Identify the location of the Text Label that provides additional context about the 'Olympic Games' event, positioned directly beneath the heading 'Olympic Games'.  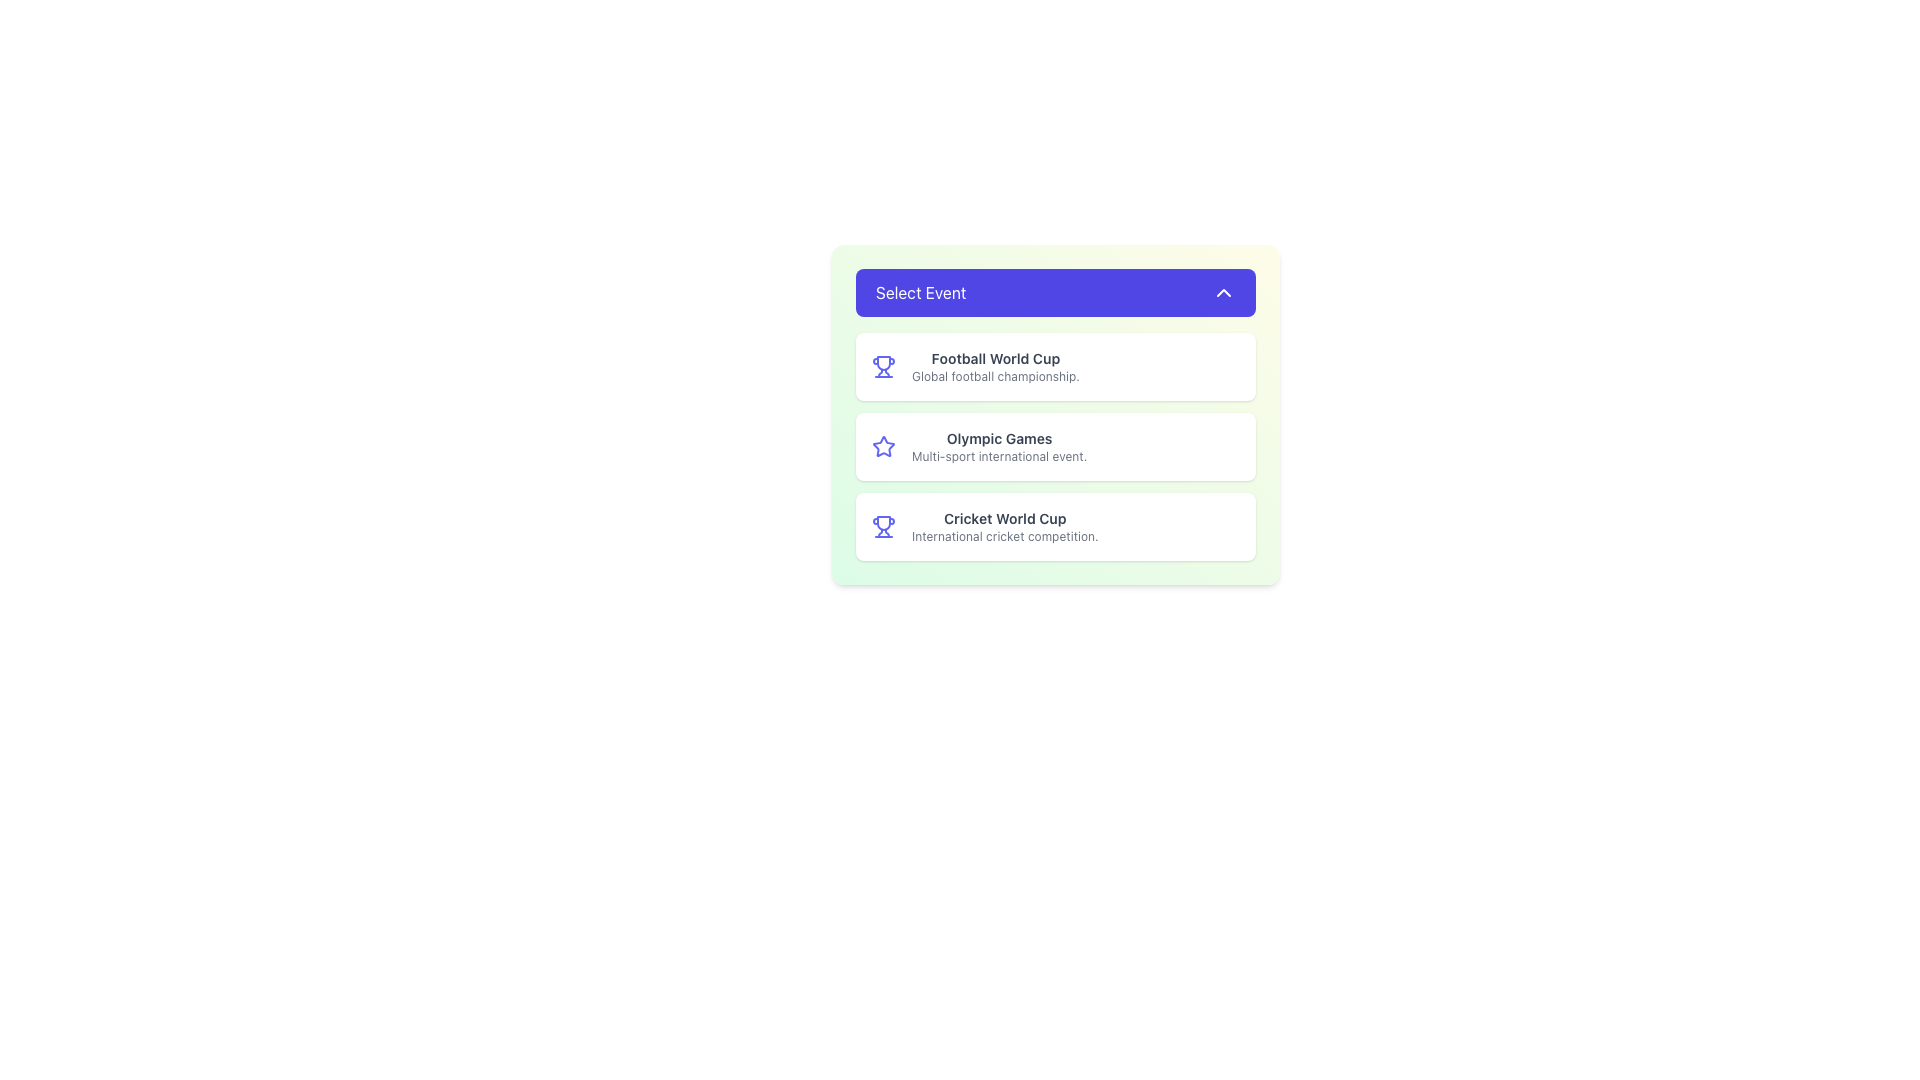
(999, 456).